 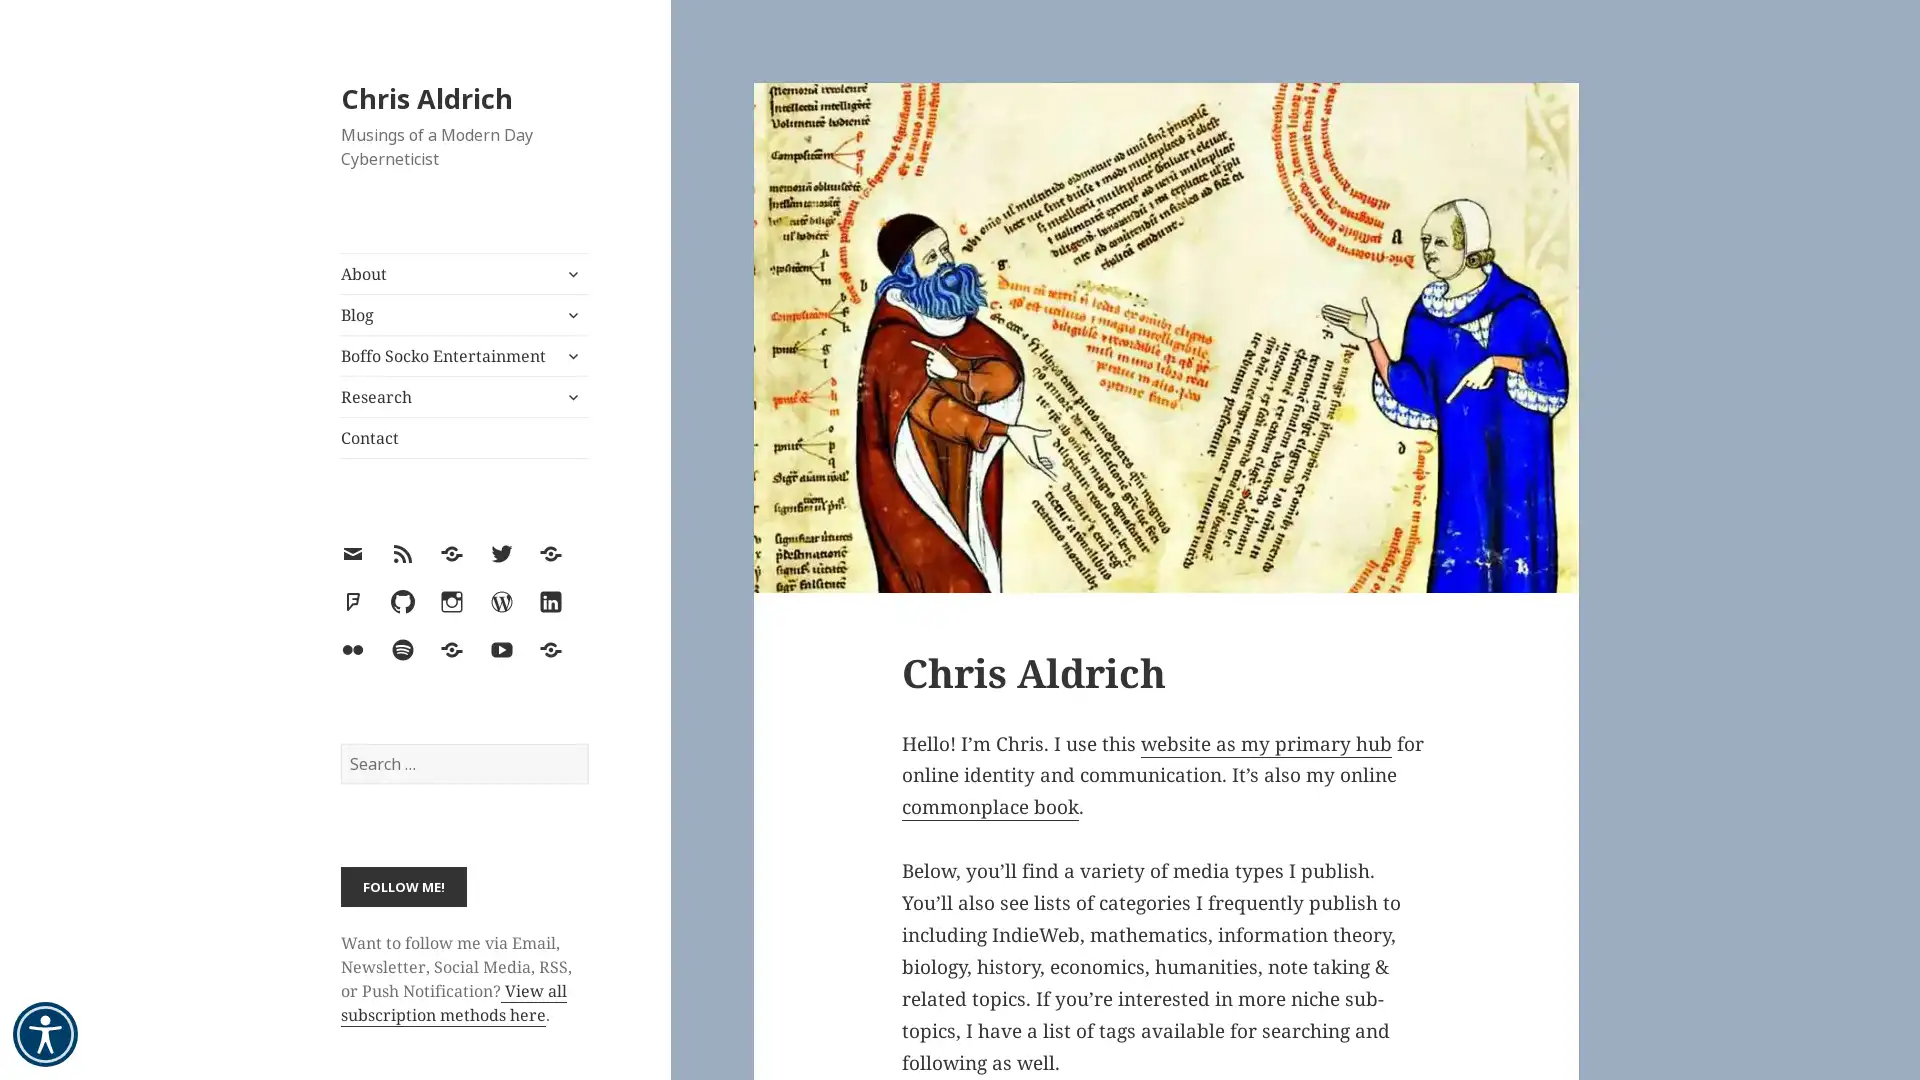 I want to click on Accessibility Menu, so click(x=45, y=1034).